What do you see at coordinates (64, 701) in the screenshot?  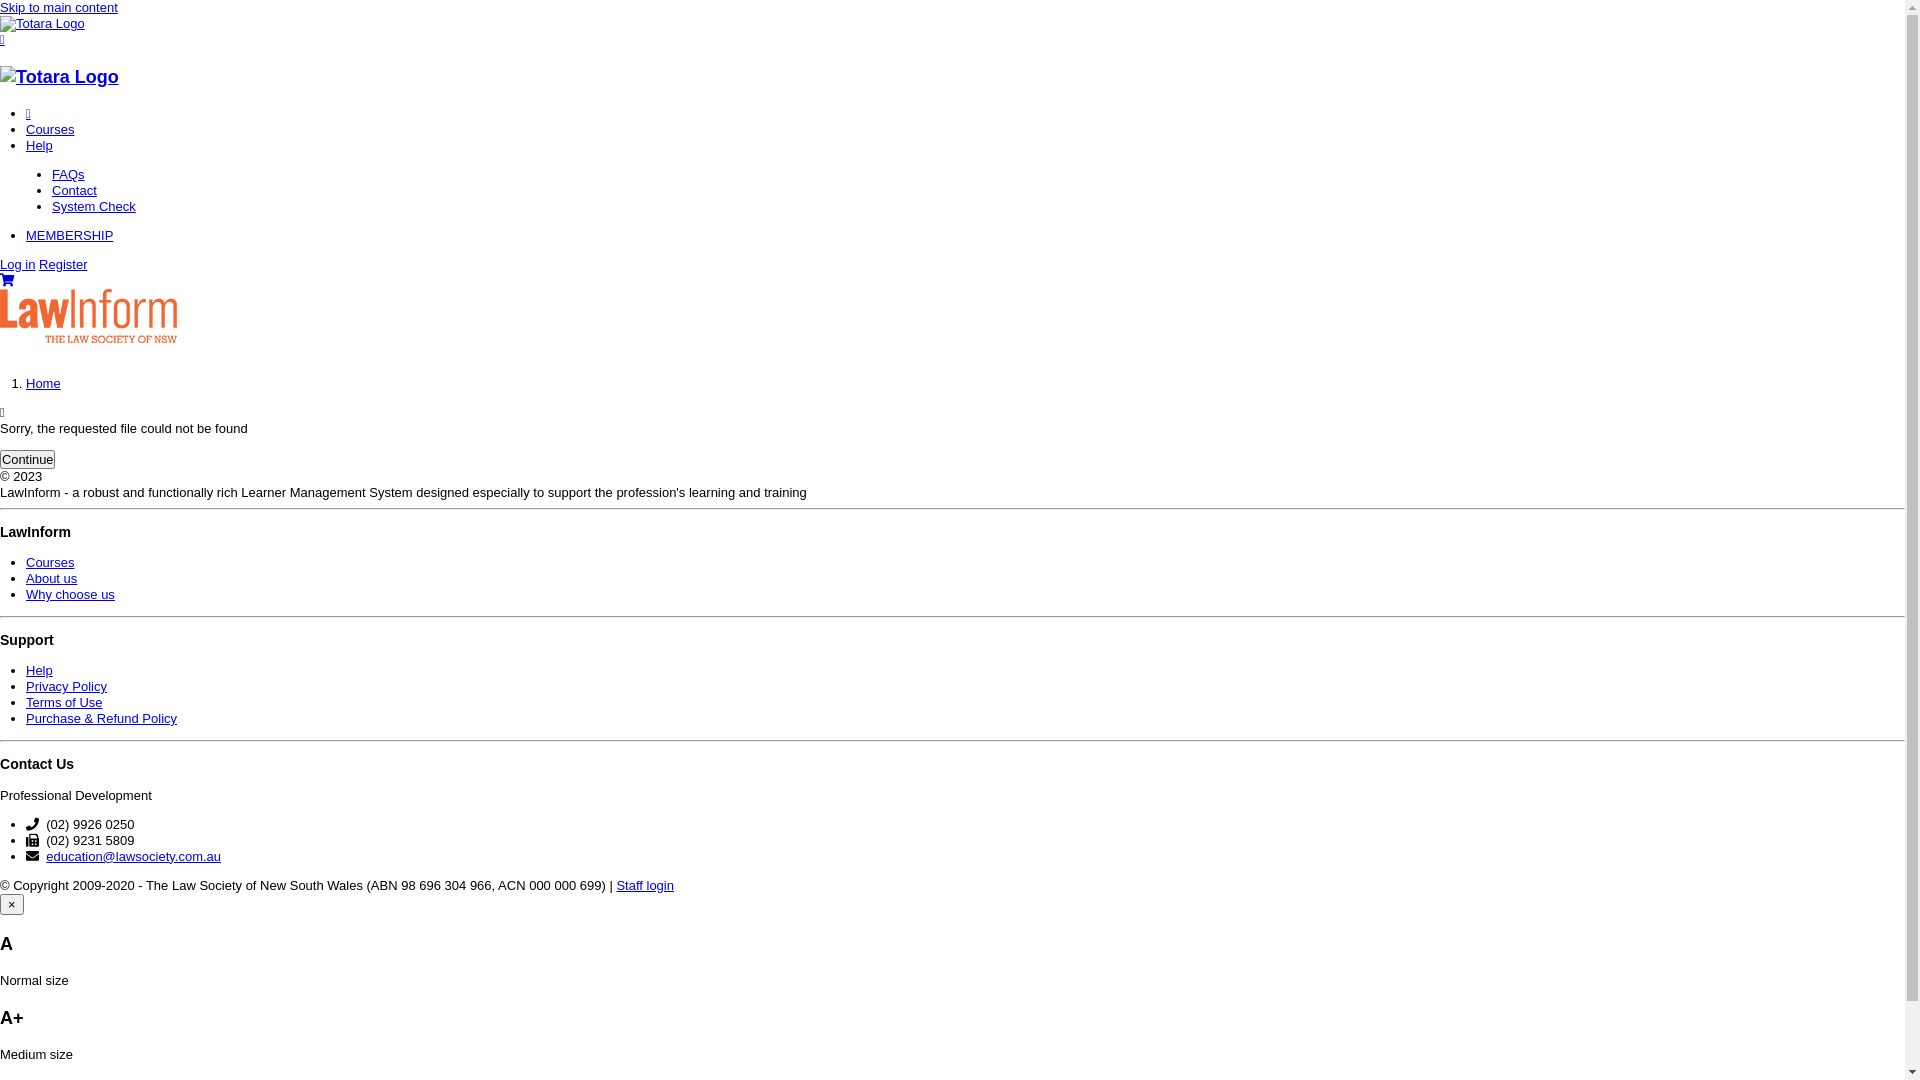 I see `'Terms of Use'` at bounding box center [64, 701].